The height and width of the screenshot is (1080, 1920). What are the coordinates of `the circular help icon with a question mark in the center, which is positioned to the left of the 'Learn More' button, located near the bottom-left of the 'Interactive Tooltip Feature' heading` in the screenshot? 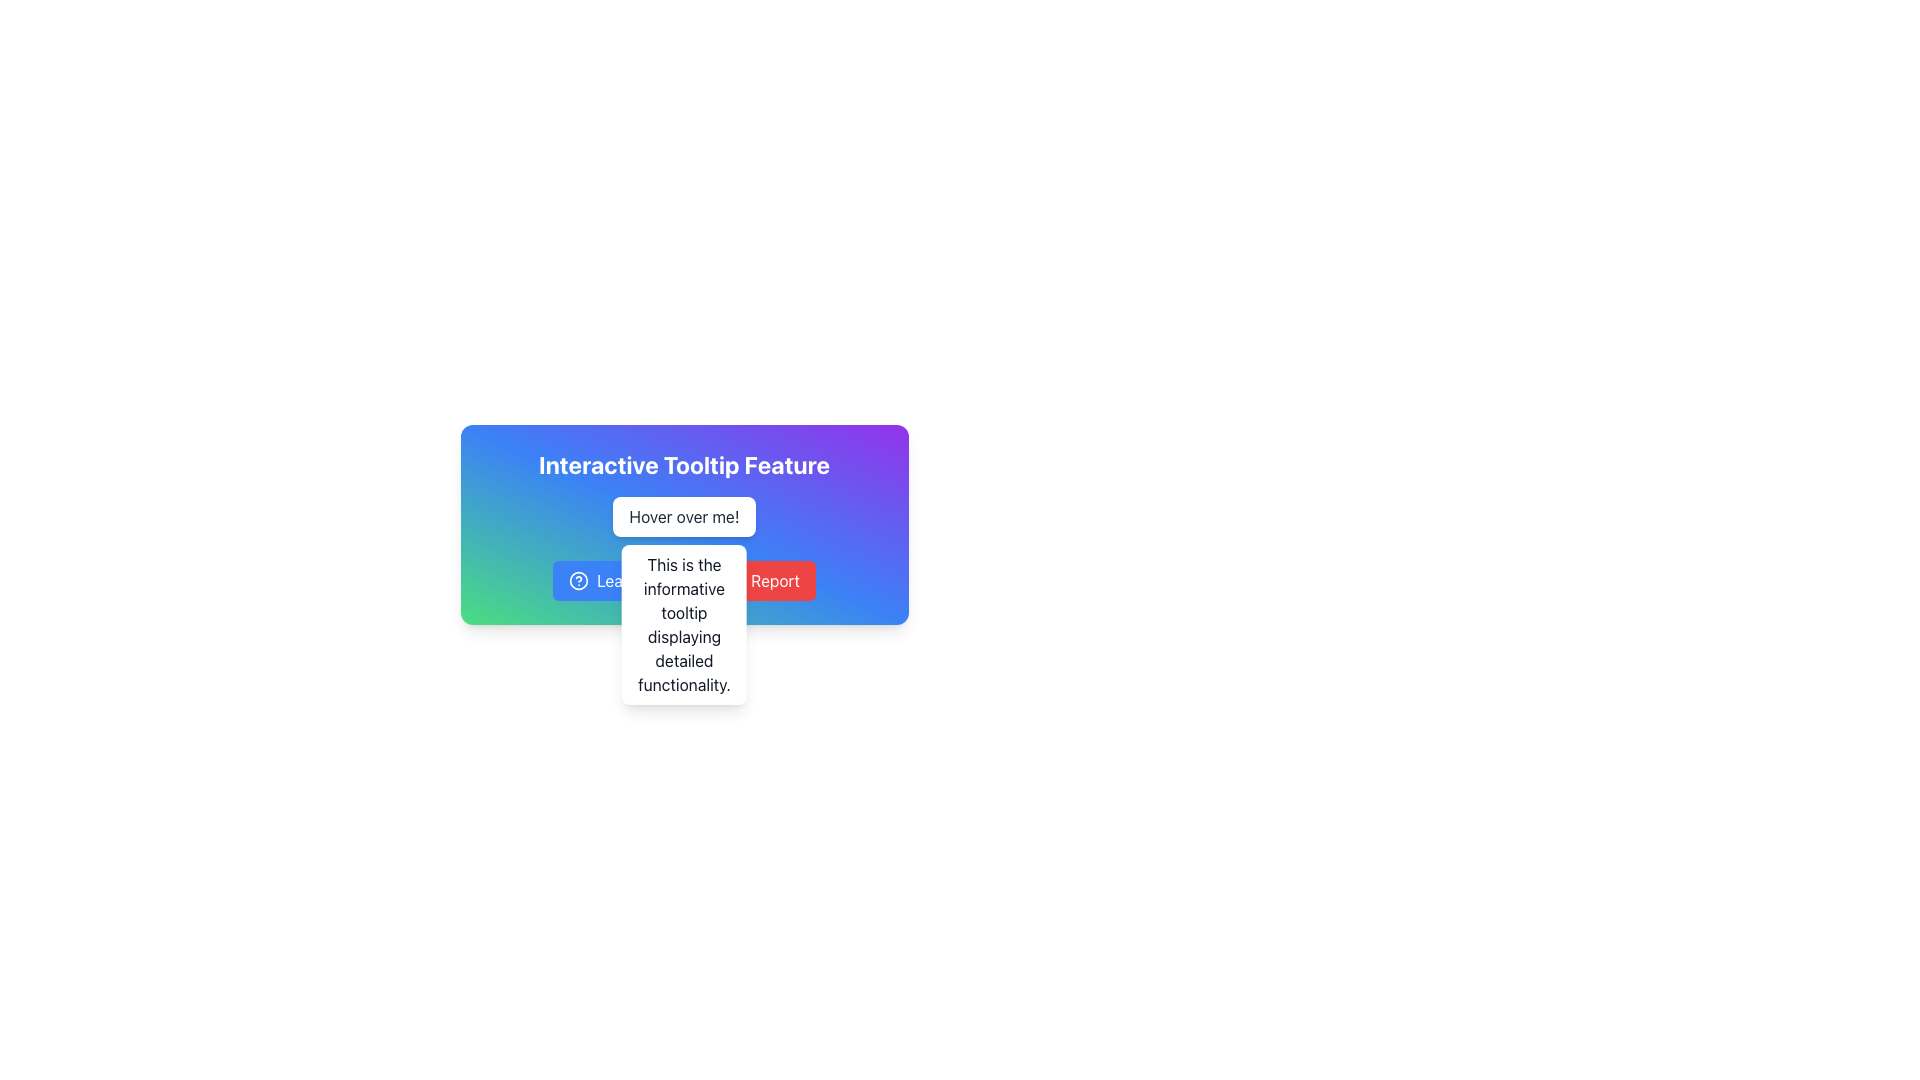 It's located at (578, 581).